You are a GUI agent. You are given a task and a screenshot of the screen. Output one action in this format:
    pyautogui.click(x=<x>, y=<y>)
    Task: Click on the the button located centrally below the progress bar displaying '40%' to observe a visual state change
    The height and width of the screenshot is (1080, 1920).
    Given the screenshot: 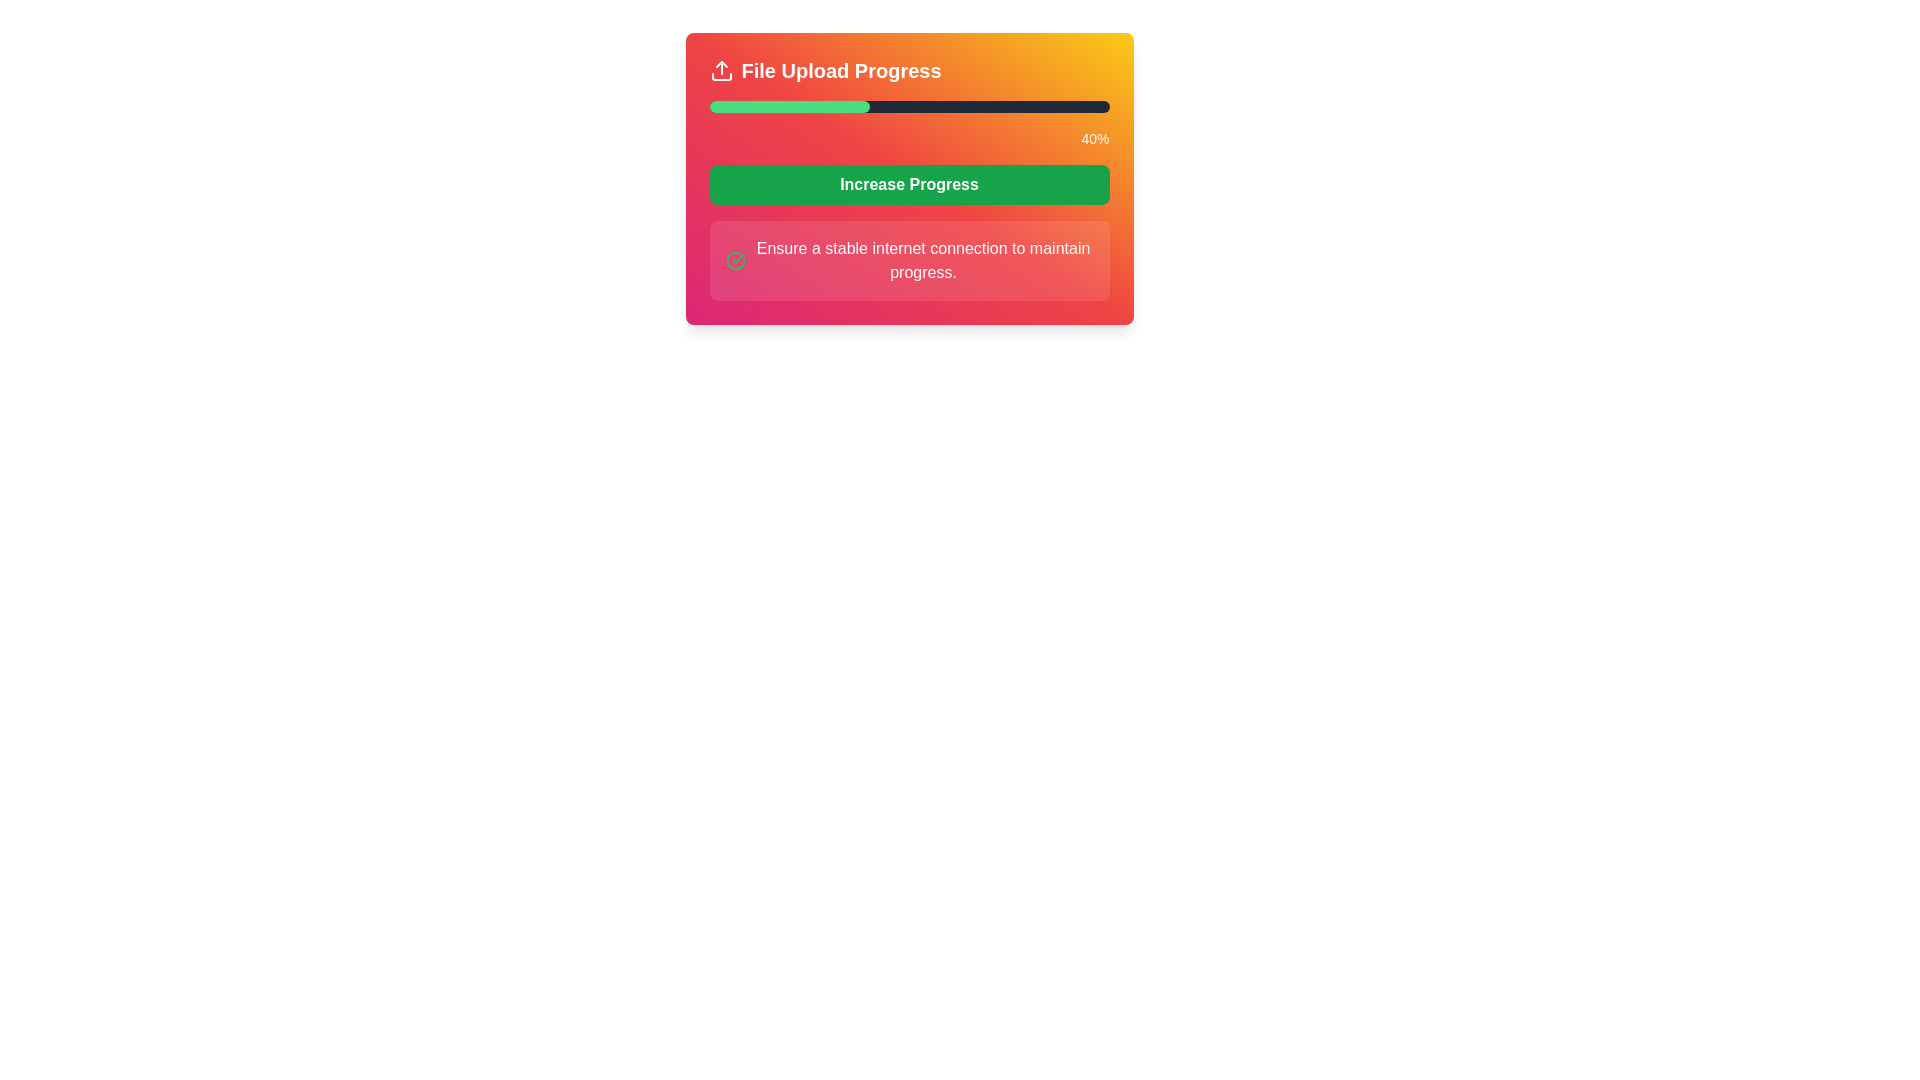 What is the action you would take?
    pyautogui.click(x=908, y=185)
    